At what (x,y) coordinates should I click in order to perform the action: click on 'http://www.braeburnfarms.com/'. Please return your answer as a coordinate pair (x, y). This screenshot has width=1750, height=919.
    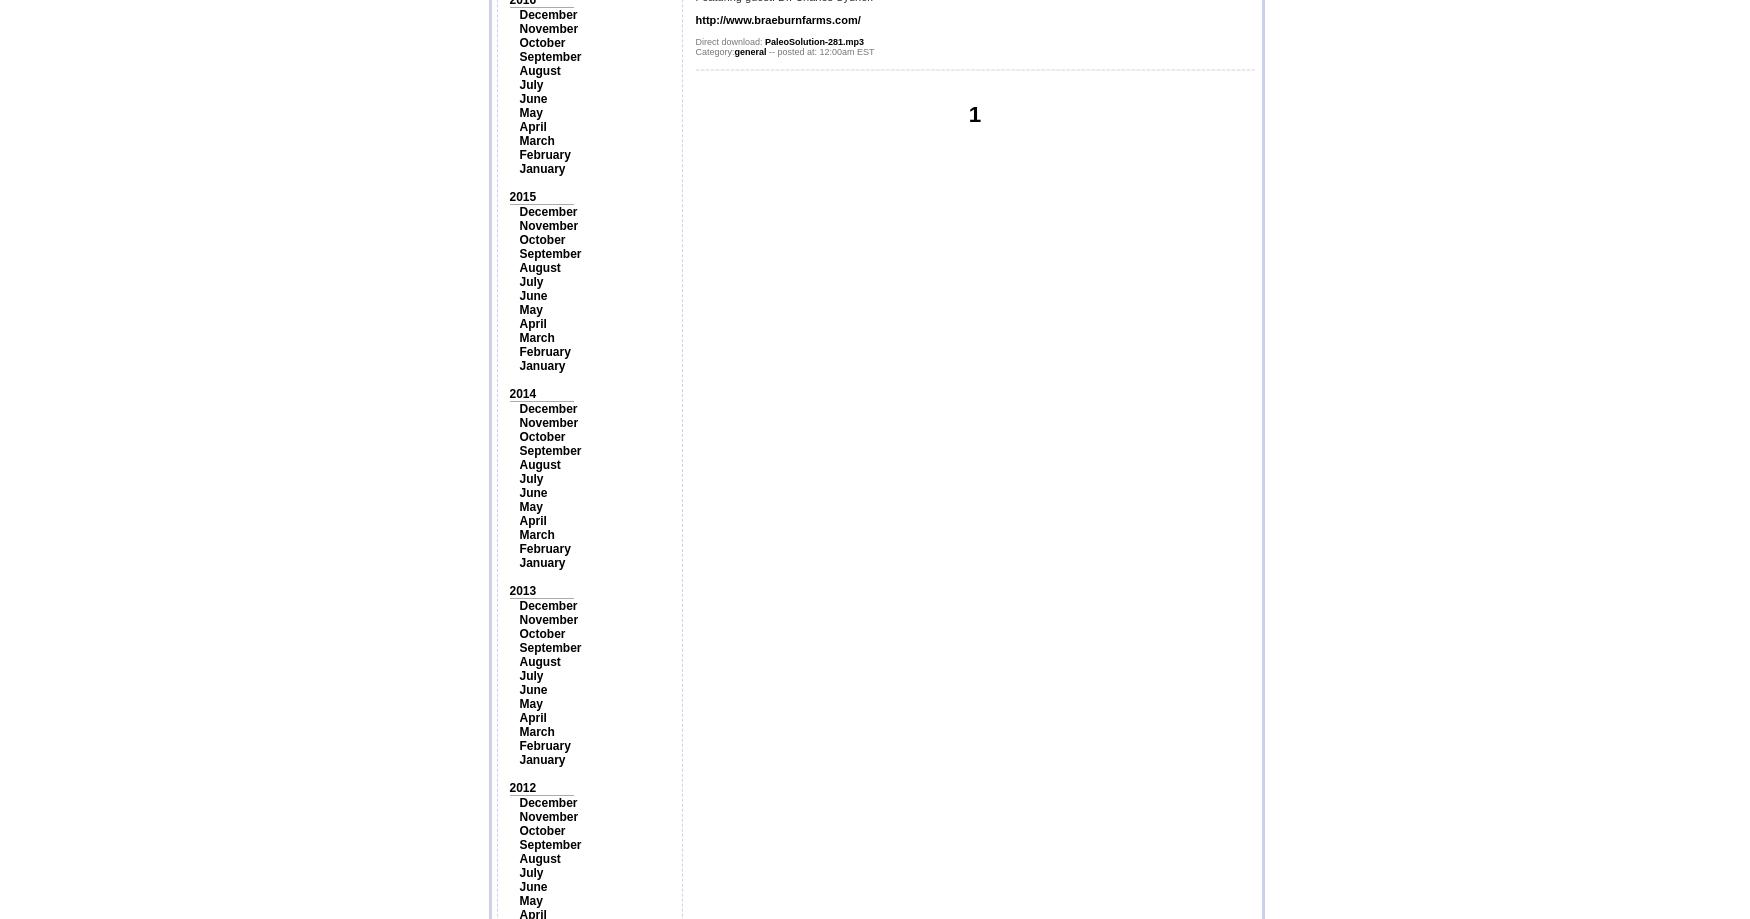
    Looking at the image, I should click on (776, 20).